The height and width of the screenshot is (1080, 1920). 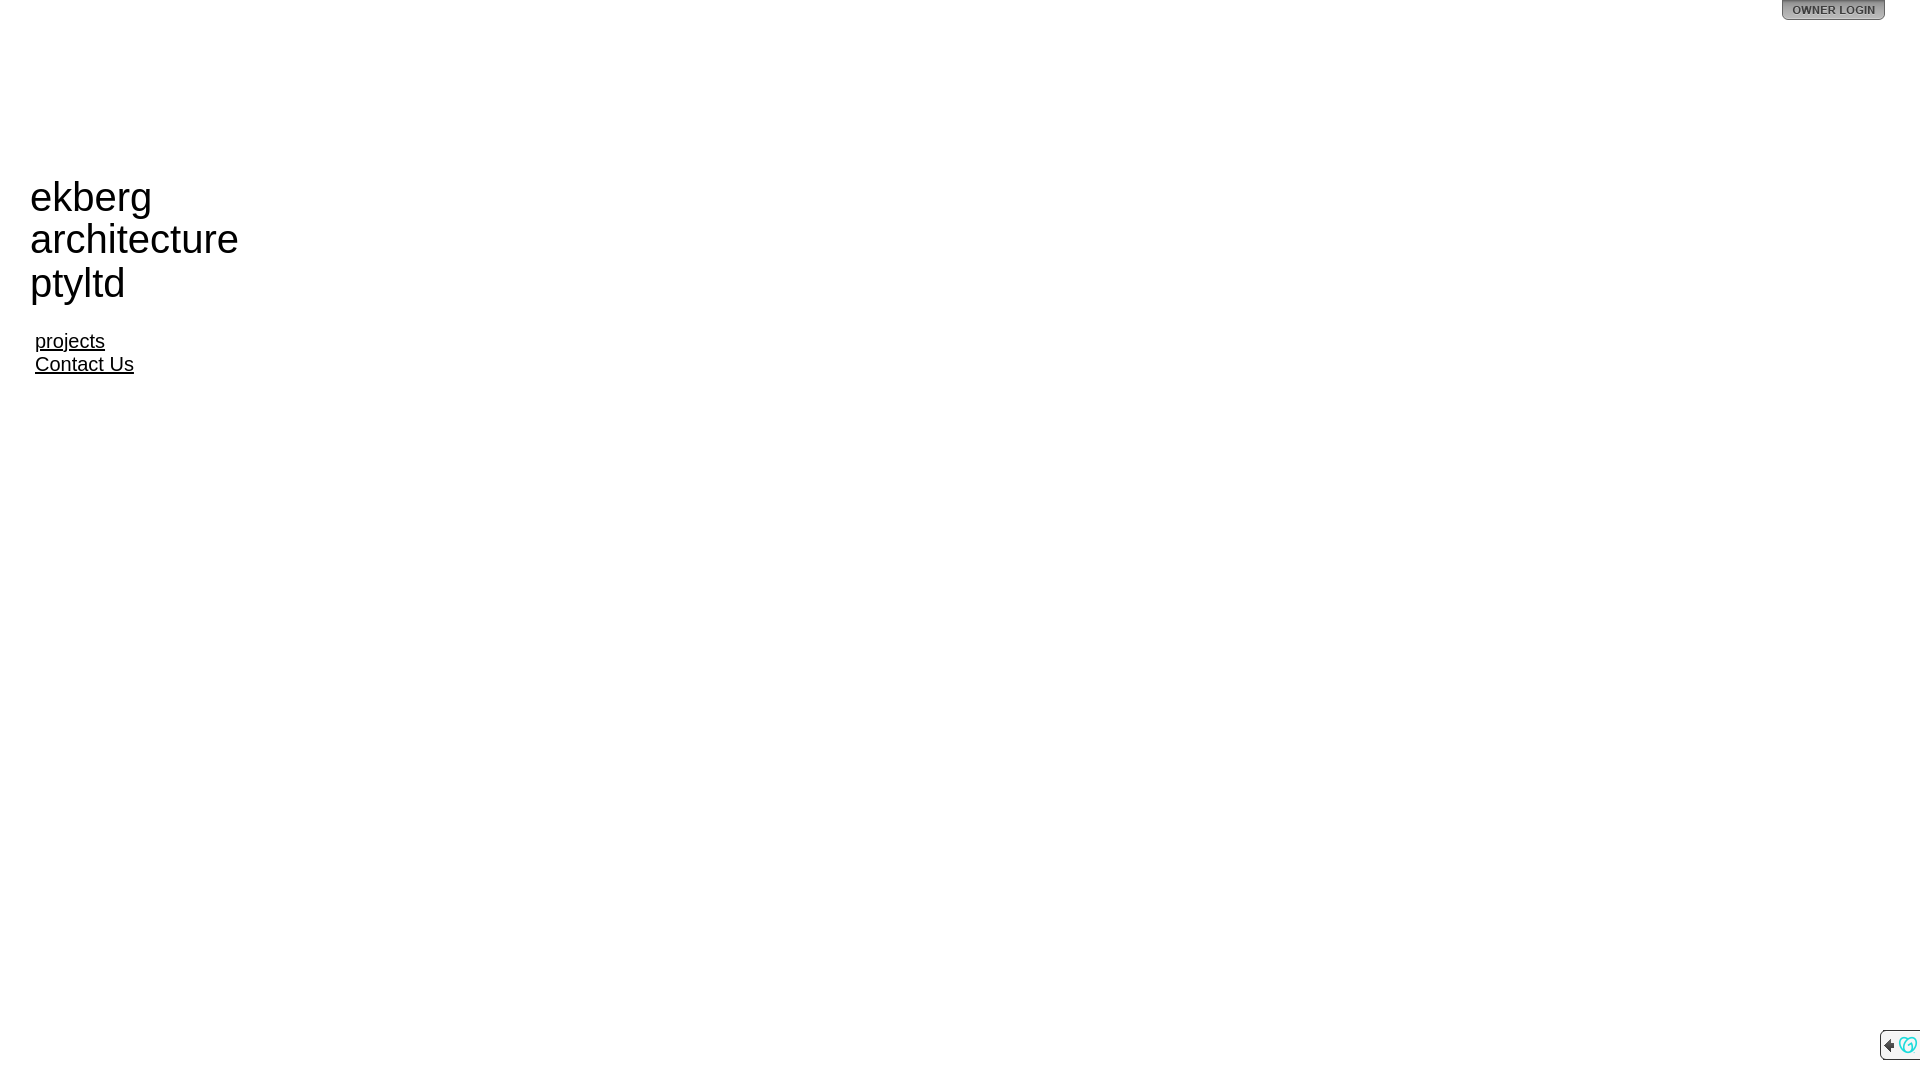 I want to click on 'projects', so click(x=70, y=339).